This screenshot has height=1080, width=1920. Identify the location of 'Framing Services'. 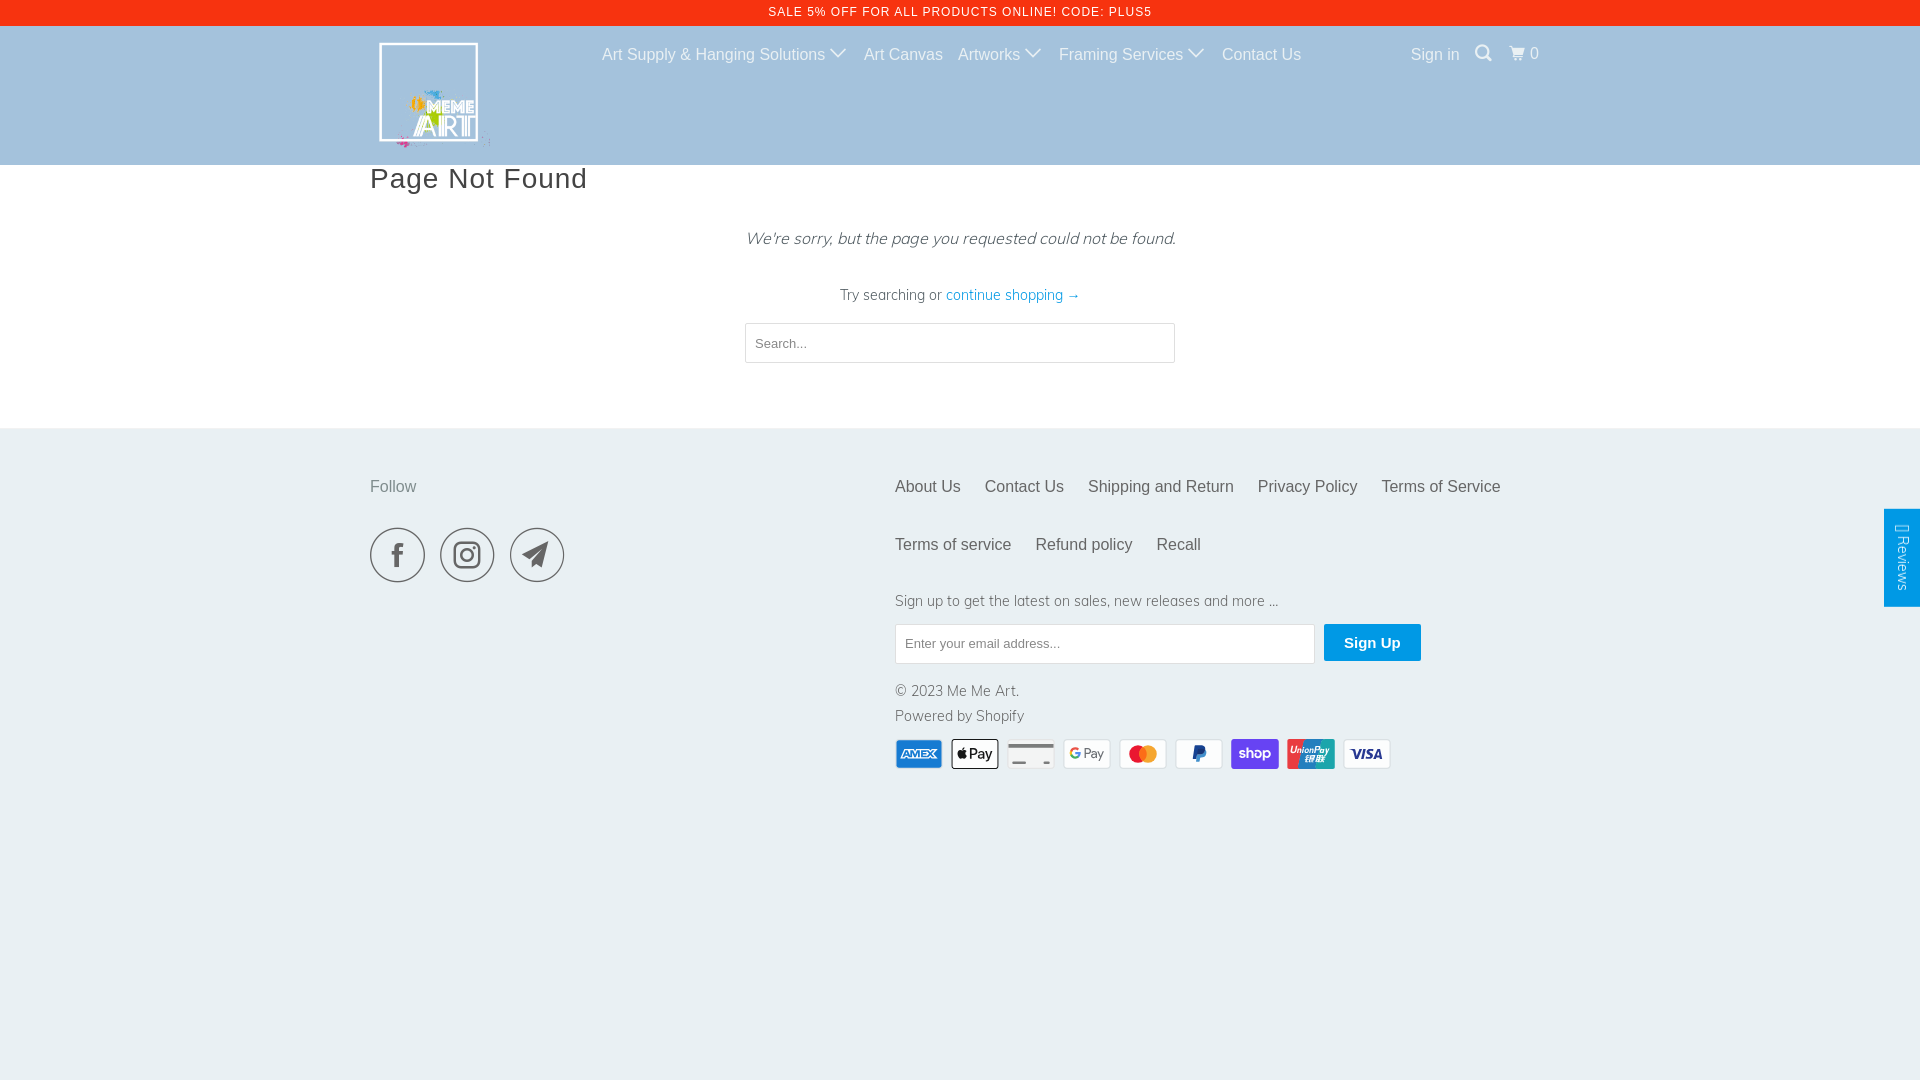
(1132, 53).